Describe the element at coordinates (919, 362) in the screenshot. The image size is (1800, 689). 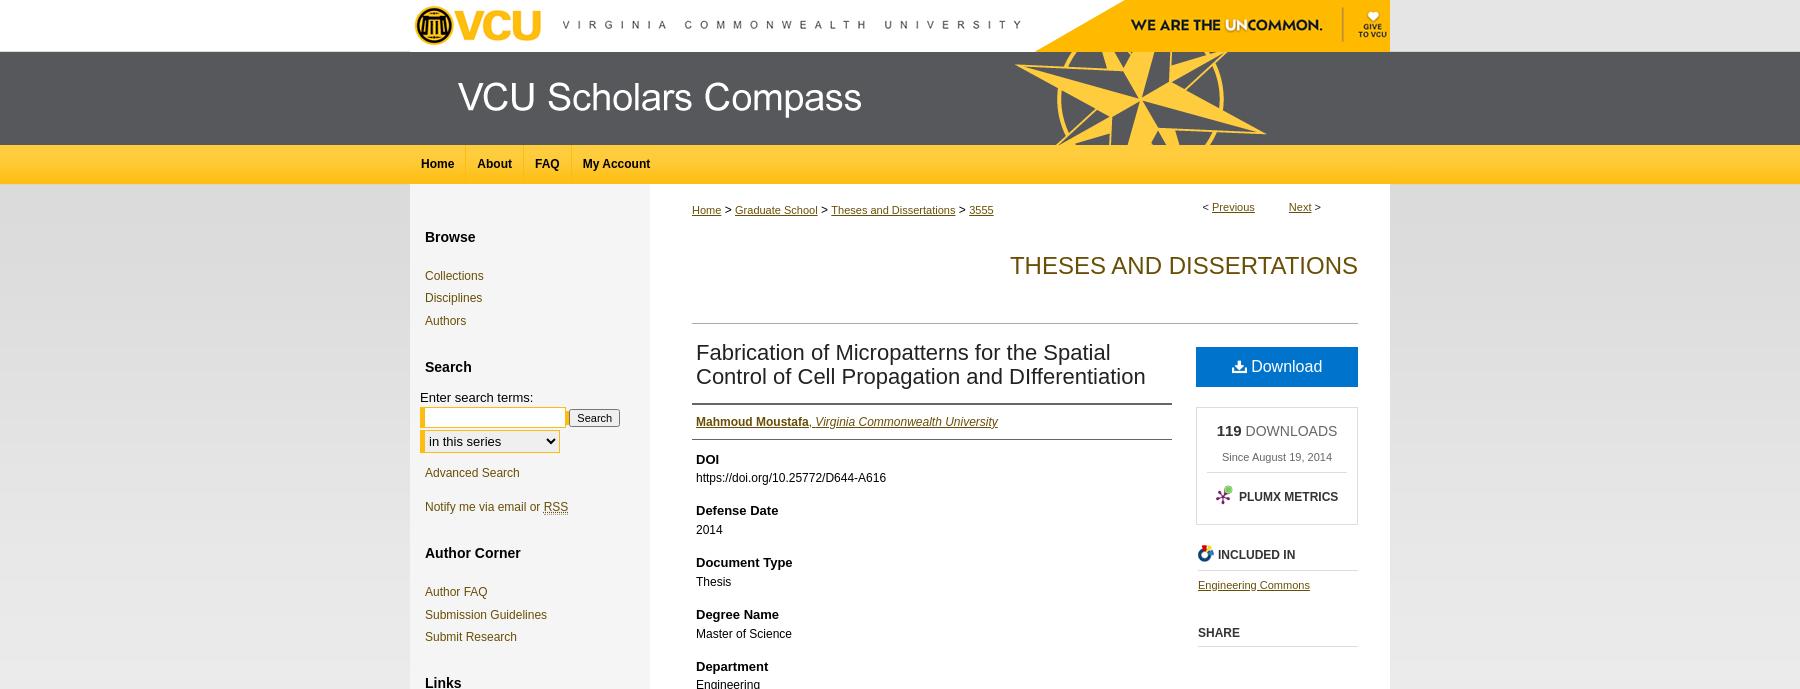
I see `'Fabrication of Micropatterns for the Spatial Control of Cell Propagation and DIfferentiation'` at that location.